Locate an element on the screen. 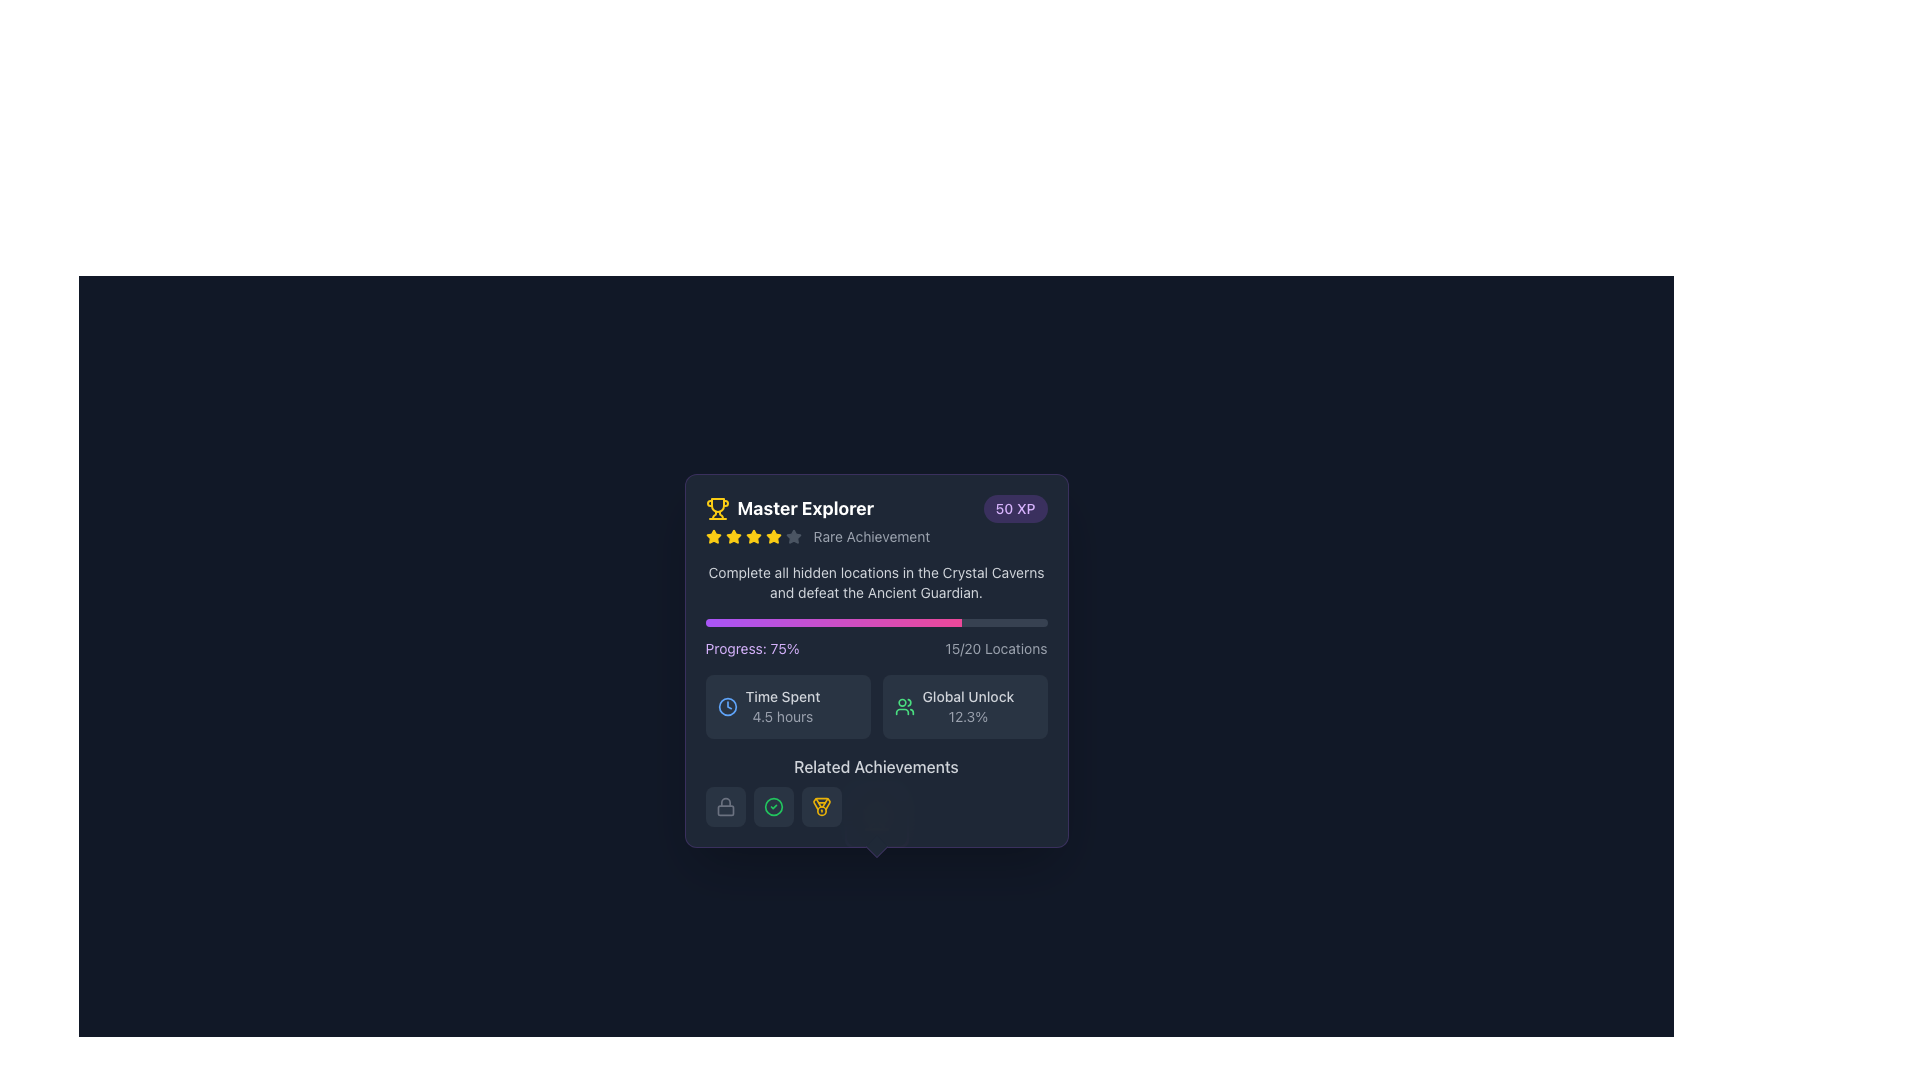 Image resolution: width=1920 pixels, height=1080 pixels. the state or style of the fourth star icon under the title 'Master Explorer', which has a greyish fill color and a slight 3D effect is located at coordinates (792, 535).